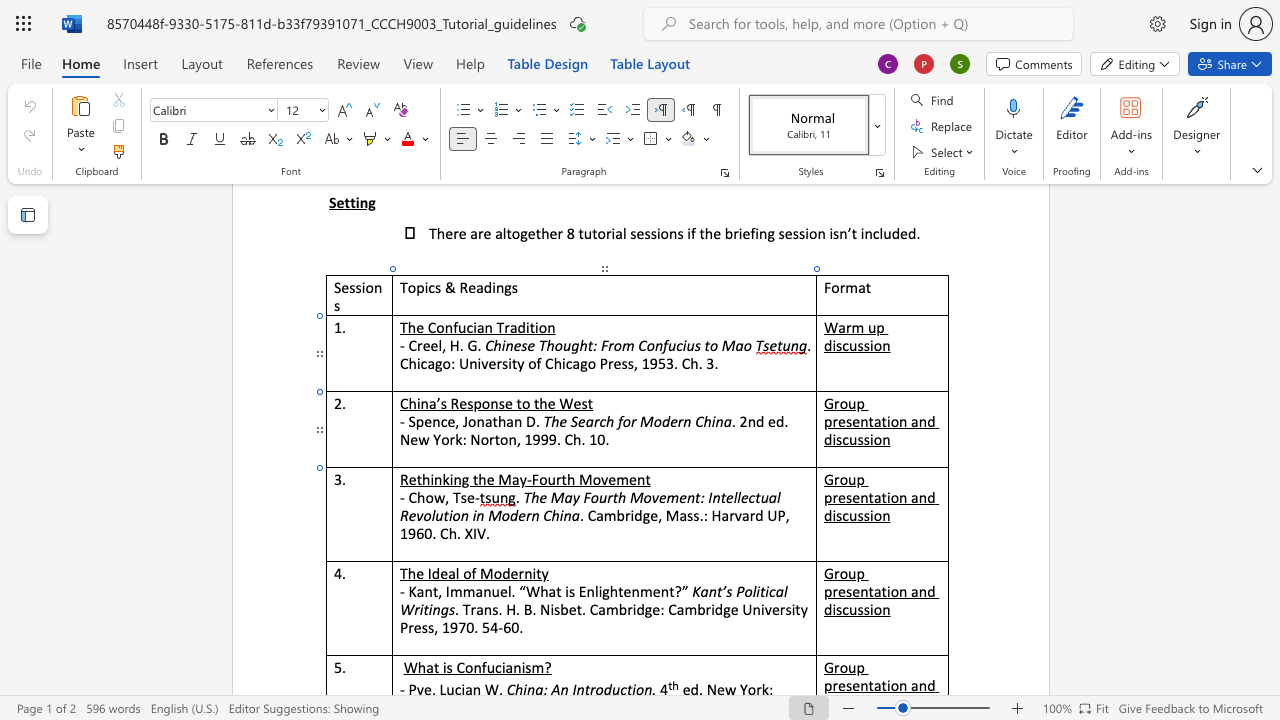  Describe the element at coordinates (502, 573) in the screenshot. I see `the space between the continuous character "o" and "d" in the text` at that location.